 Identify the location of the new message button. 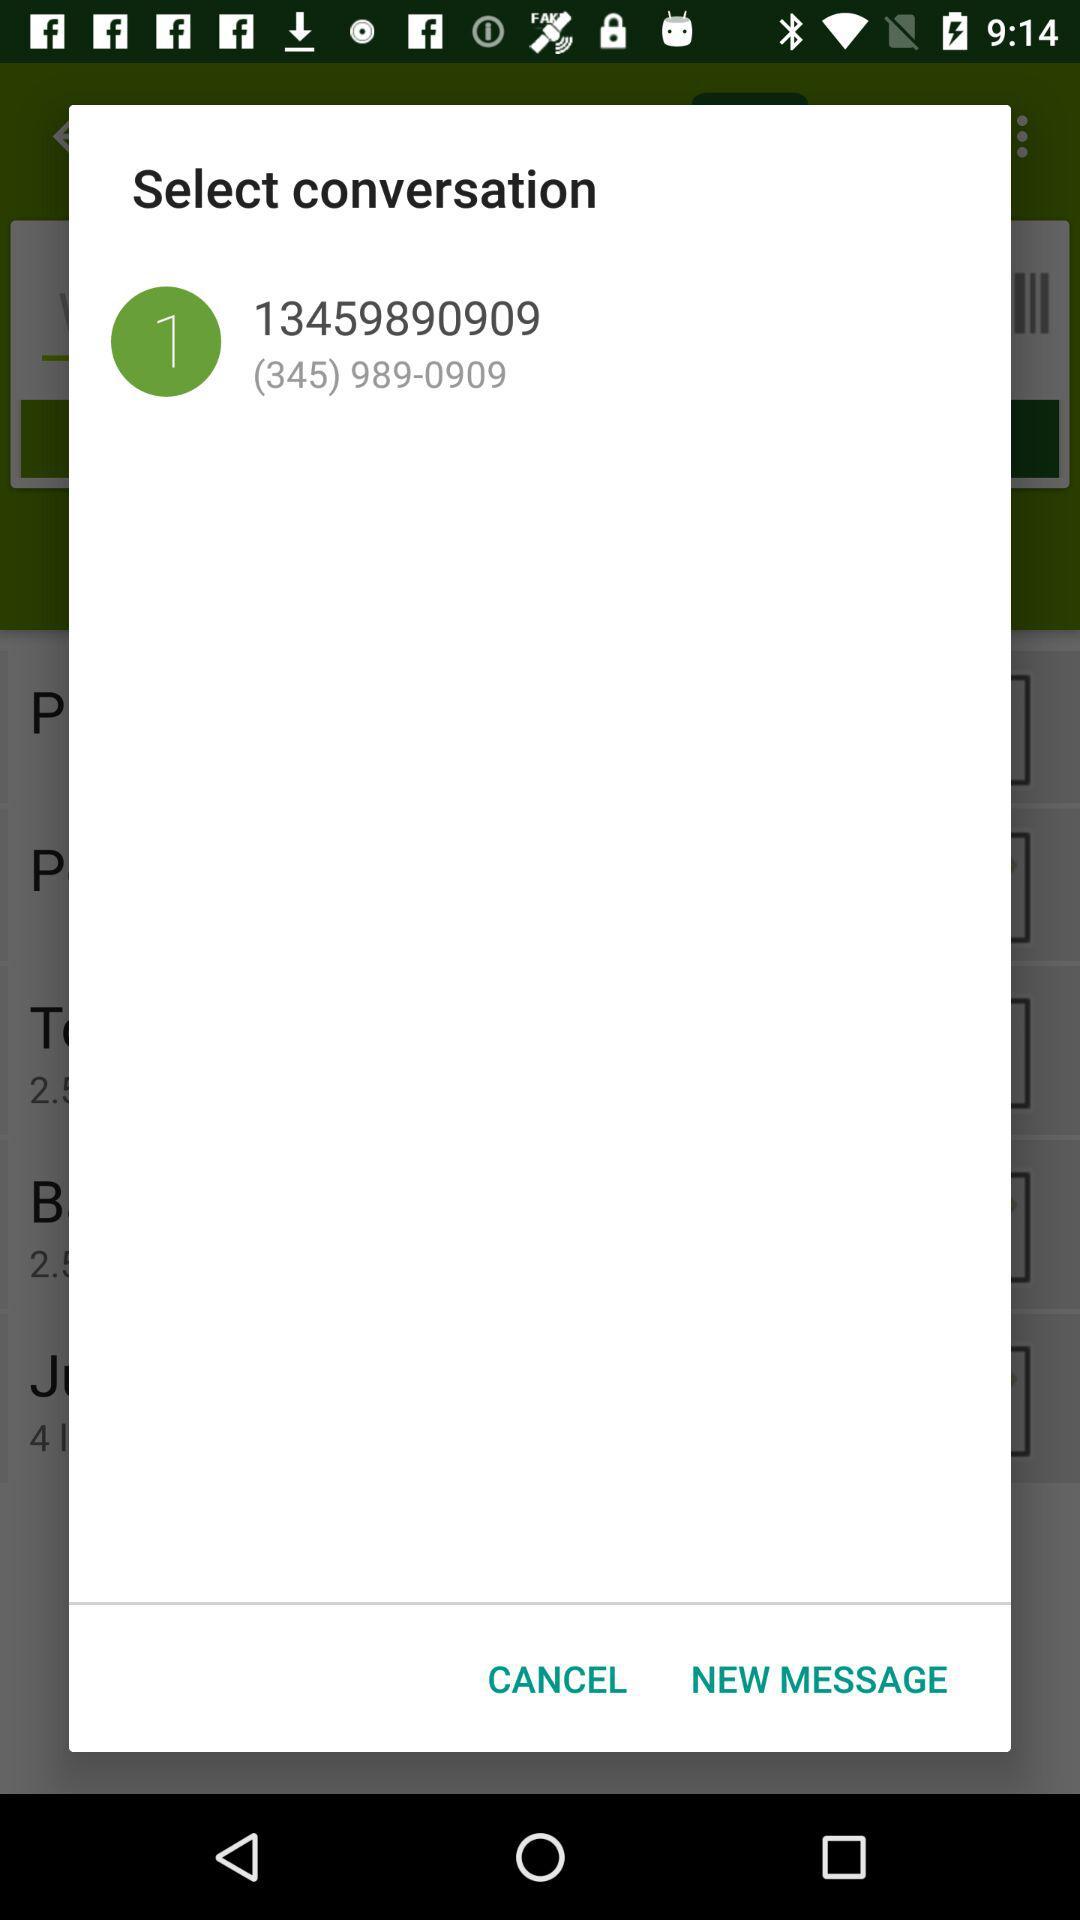
(819, 1678).